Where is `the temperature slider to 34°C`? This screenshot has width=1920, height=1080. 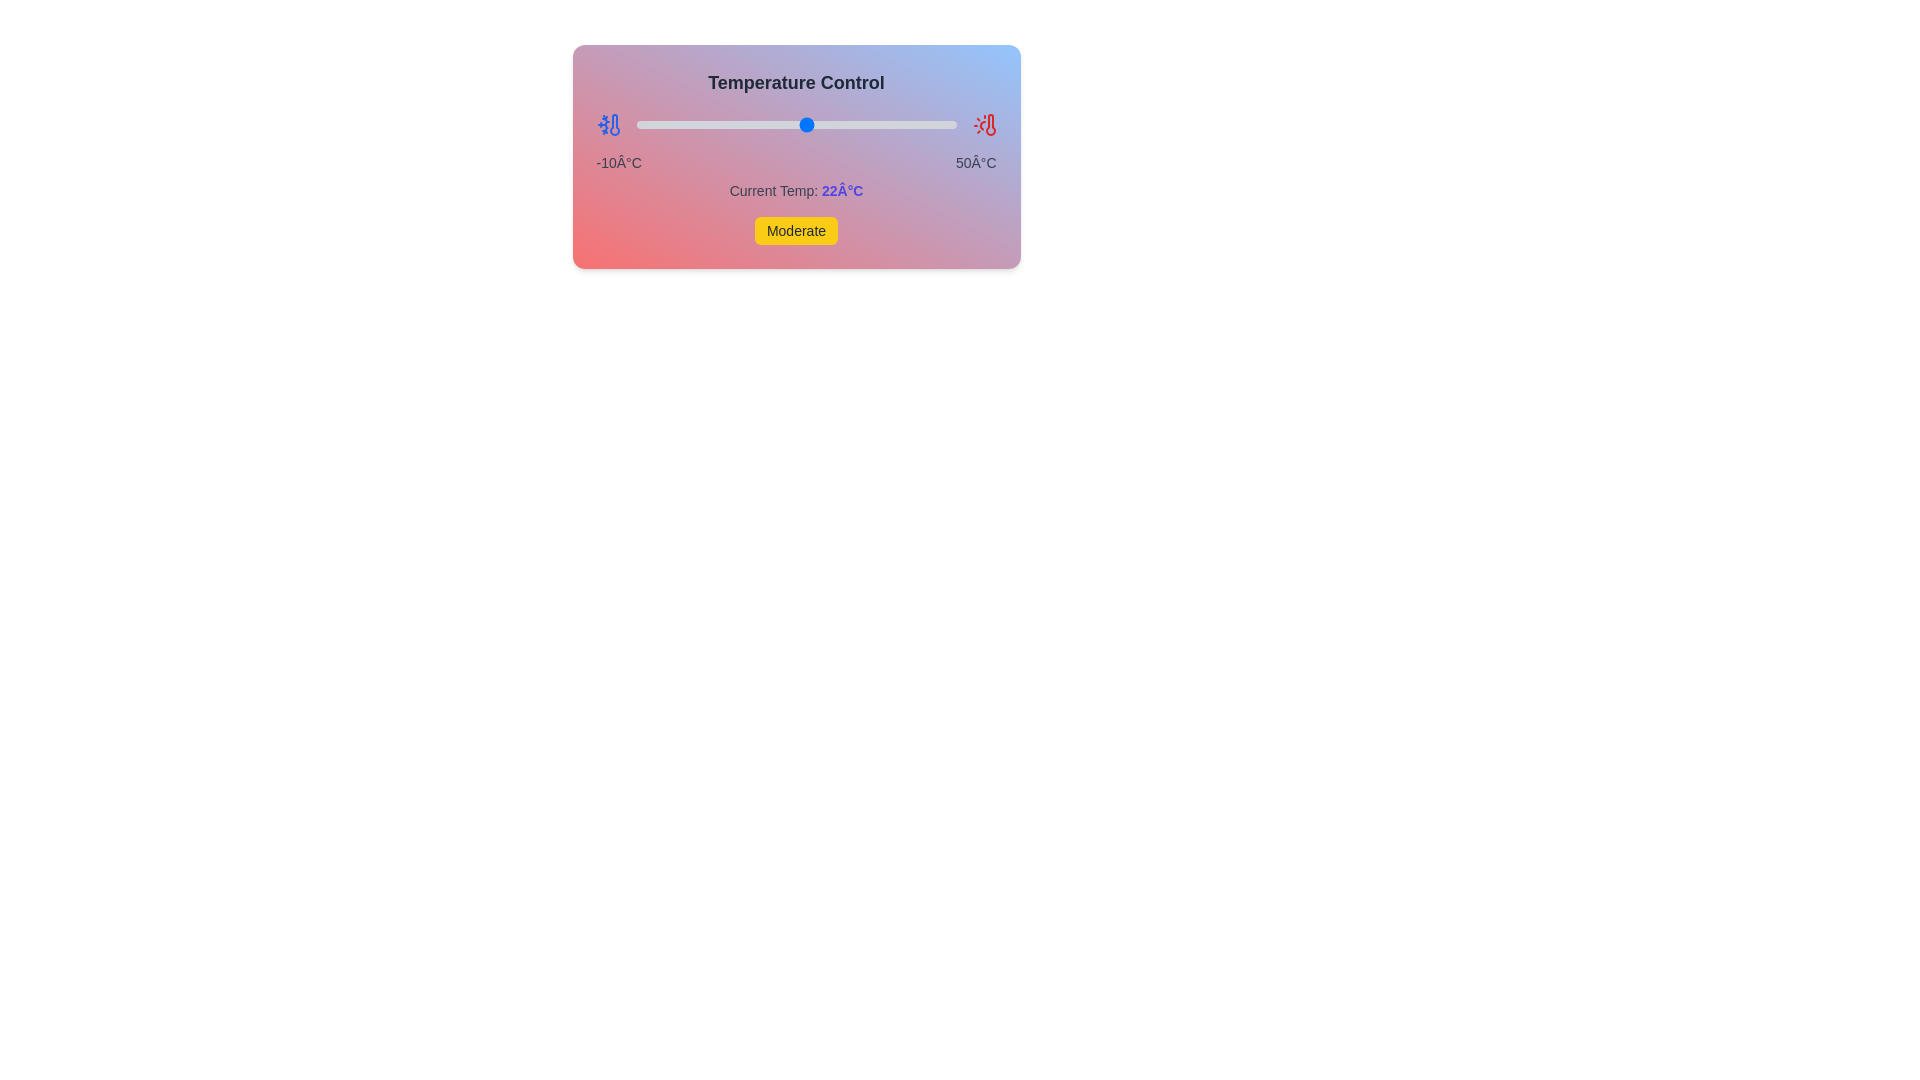 the temperature slider to 34°C is located at coordinates (871, 124).